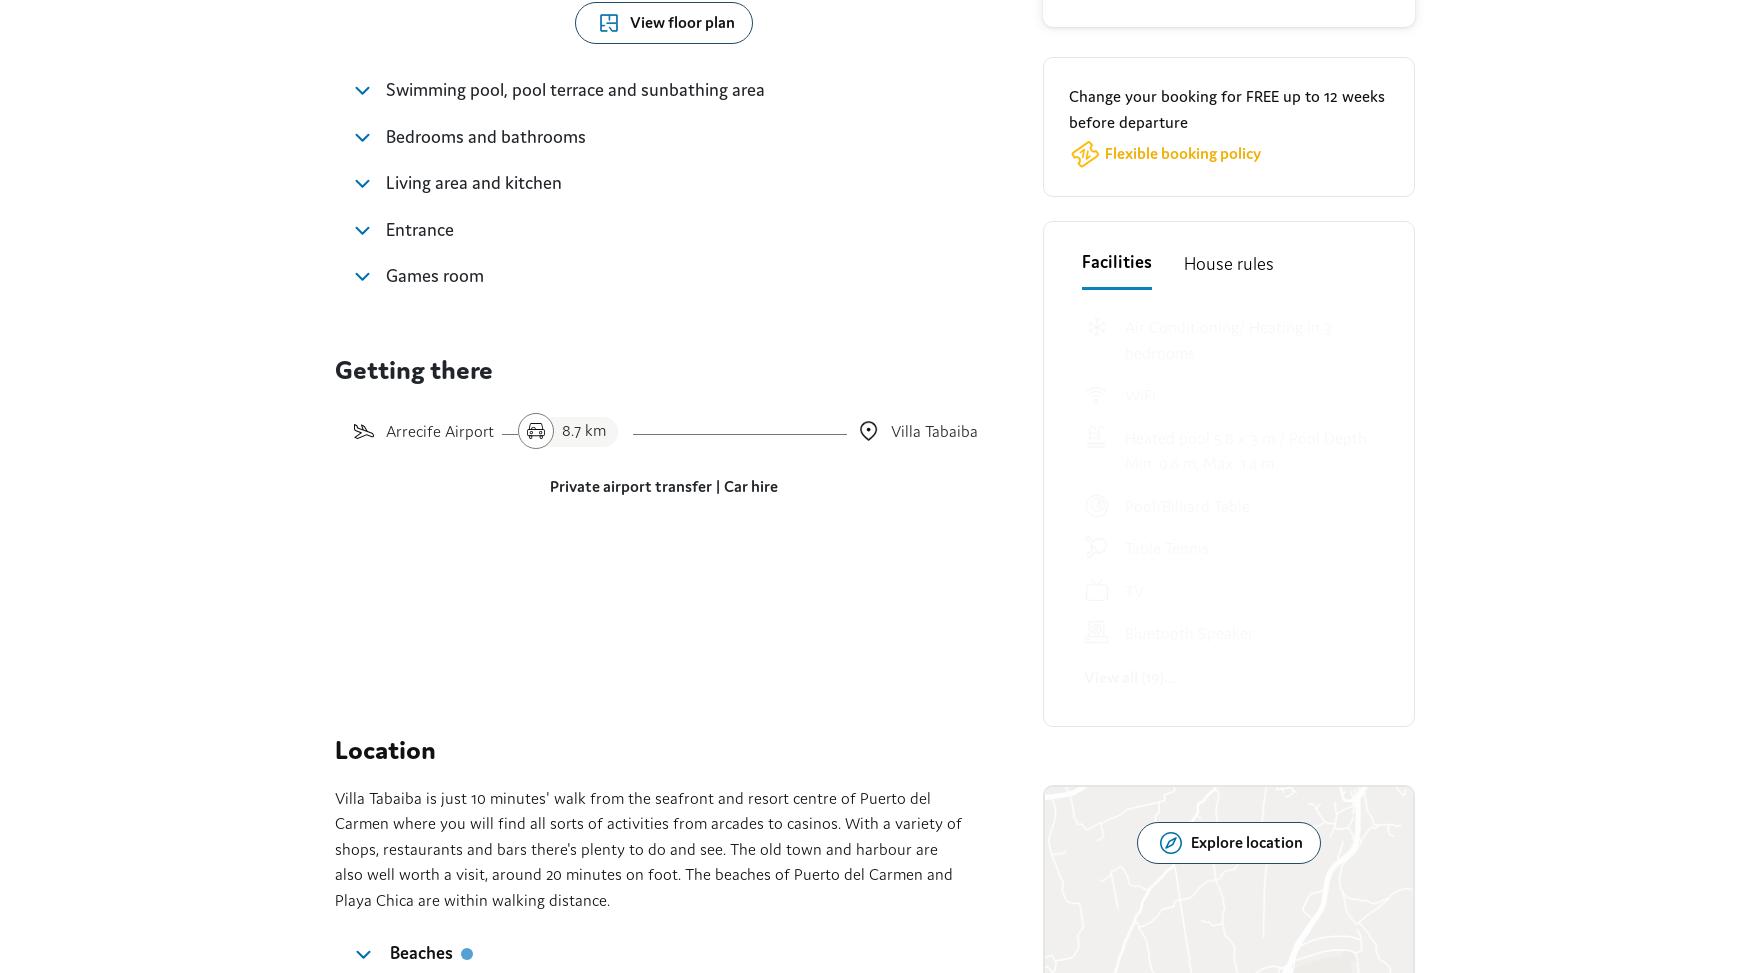 Image resolution: width=1750 pixels, height=973 pixels. What do you see at coordinates (389, 275) in the screenshot?
I see `'Family fun'` at bounding box center [389, 275].